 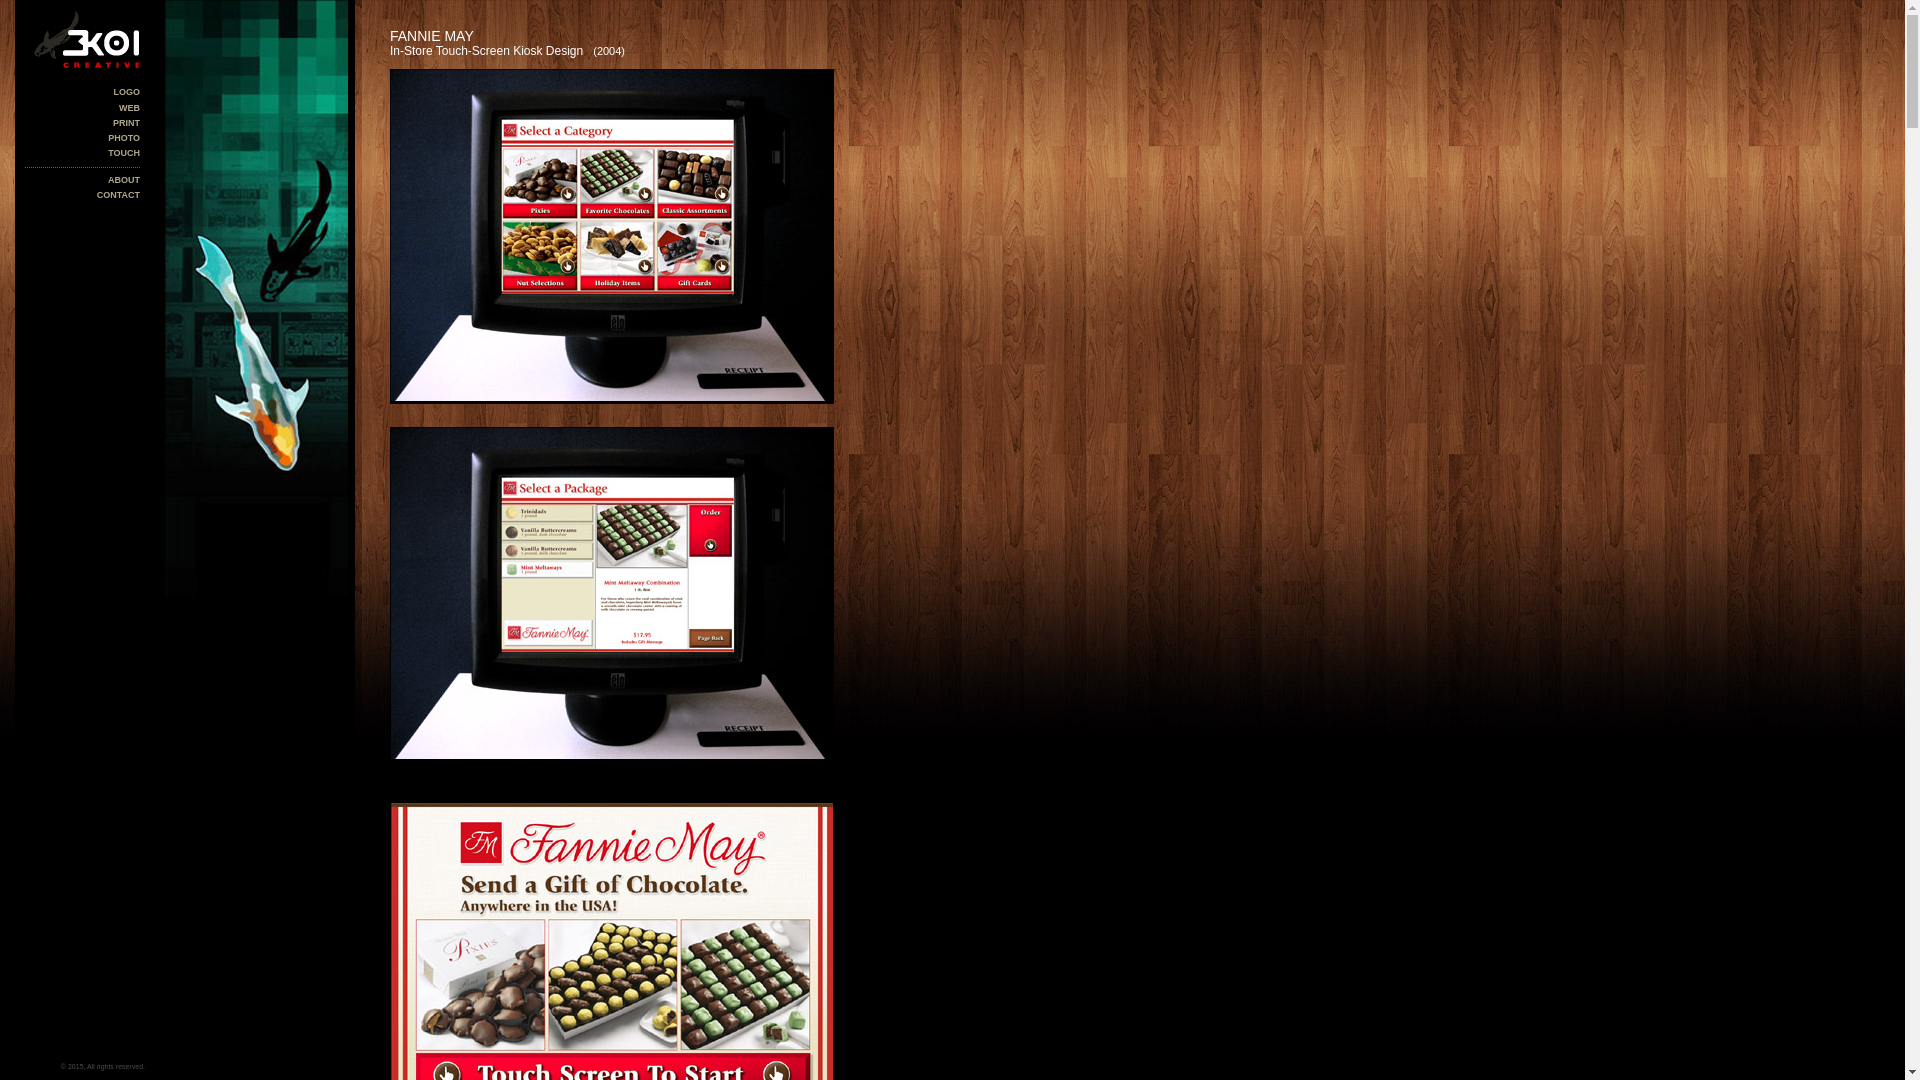 I want to click on 'WEB', so click(x=128, y=108).